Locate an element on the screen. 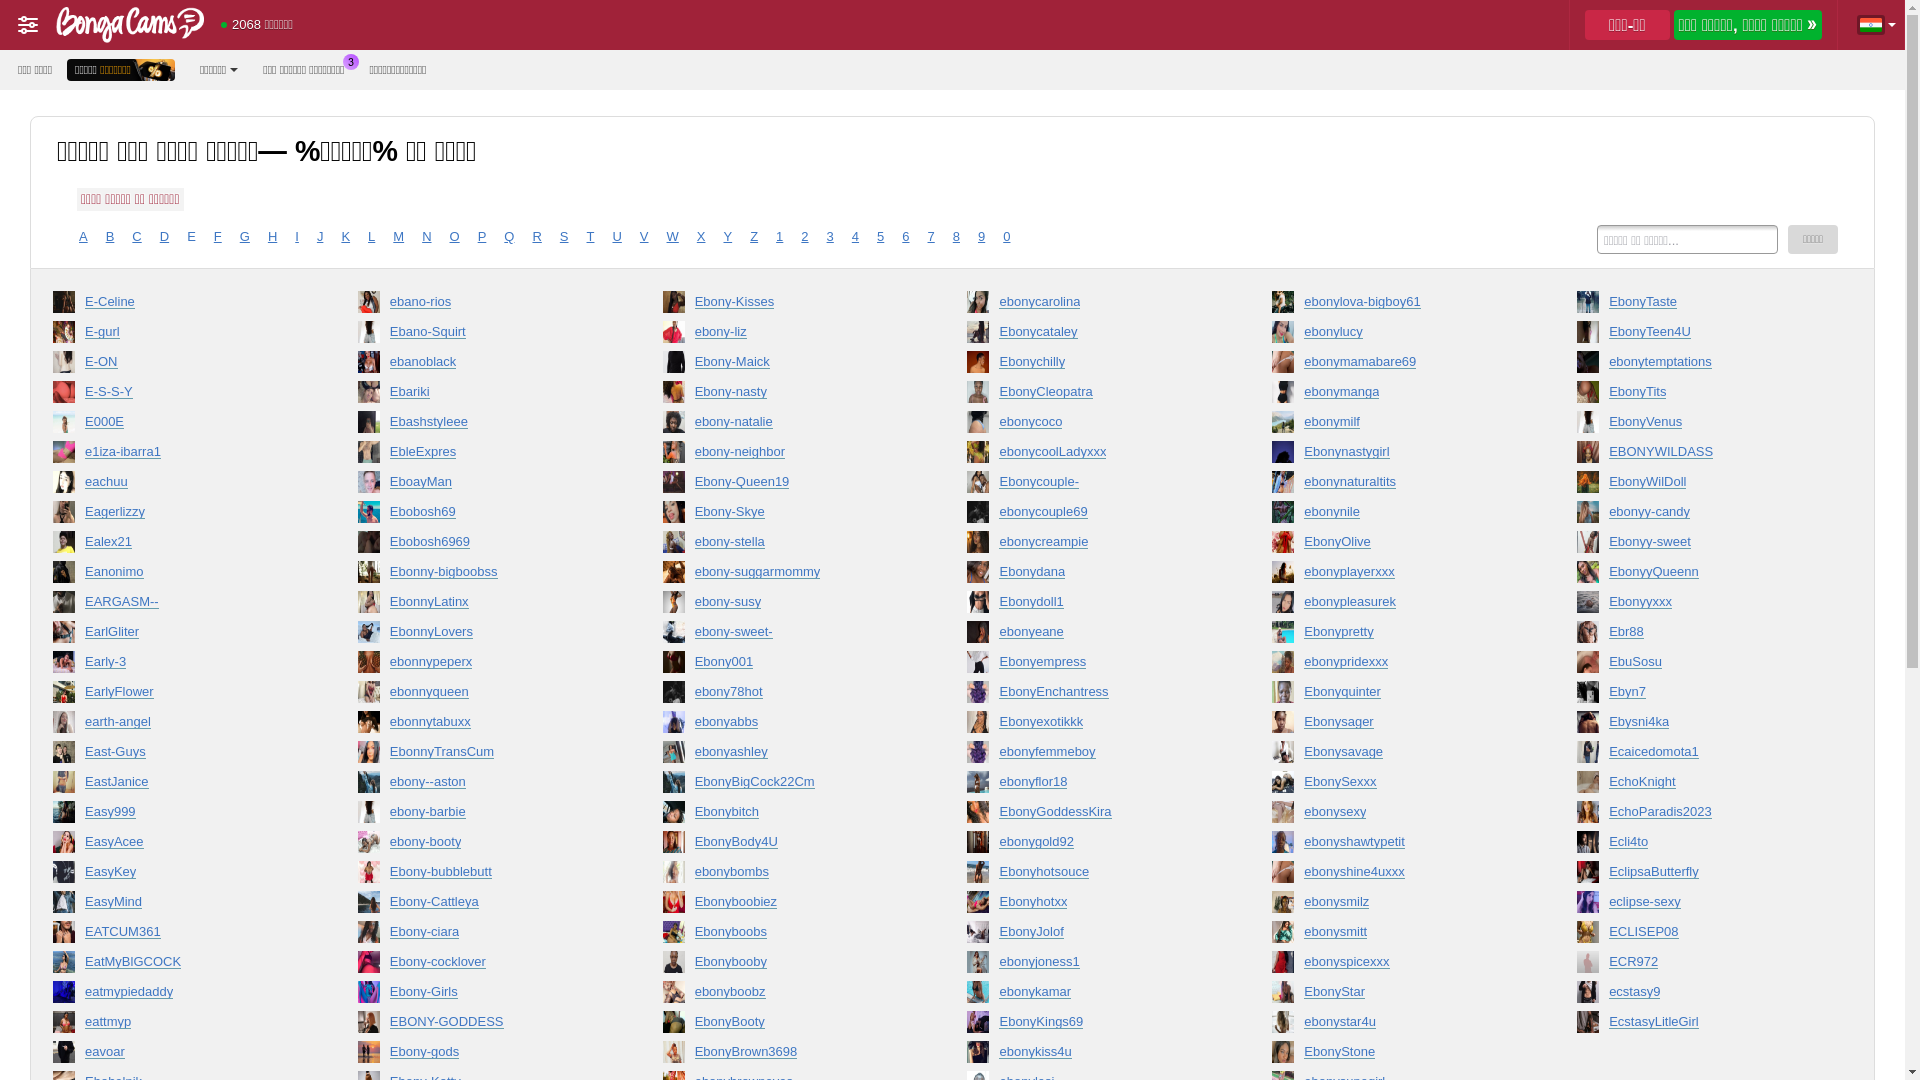  'Ebonyquinter' is located at coordinates (1395, 694).